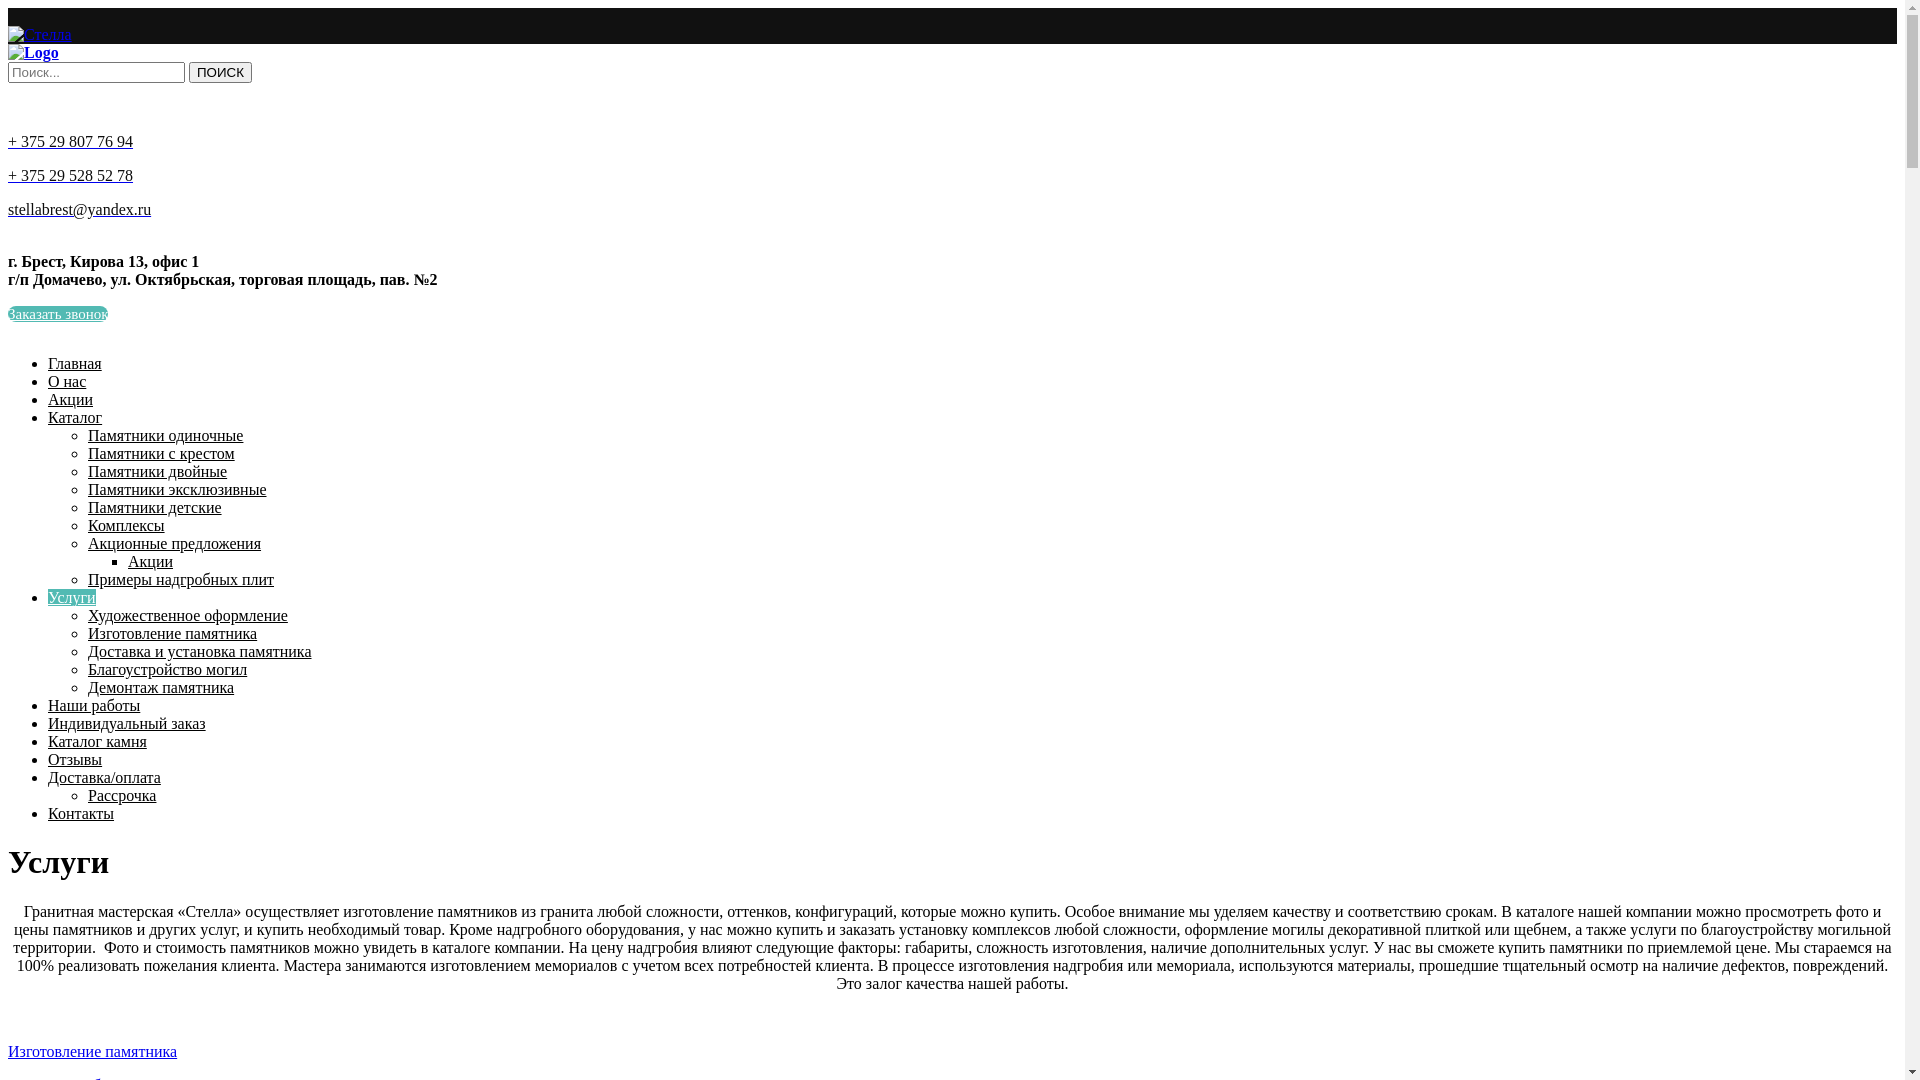 The height and width of the screenshot is (1080, 1920). I want to click on 'stellabrest@yandex.ru', so click(79, 209).